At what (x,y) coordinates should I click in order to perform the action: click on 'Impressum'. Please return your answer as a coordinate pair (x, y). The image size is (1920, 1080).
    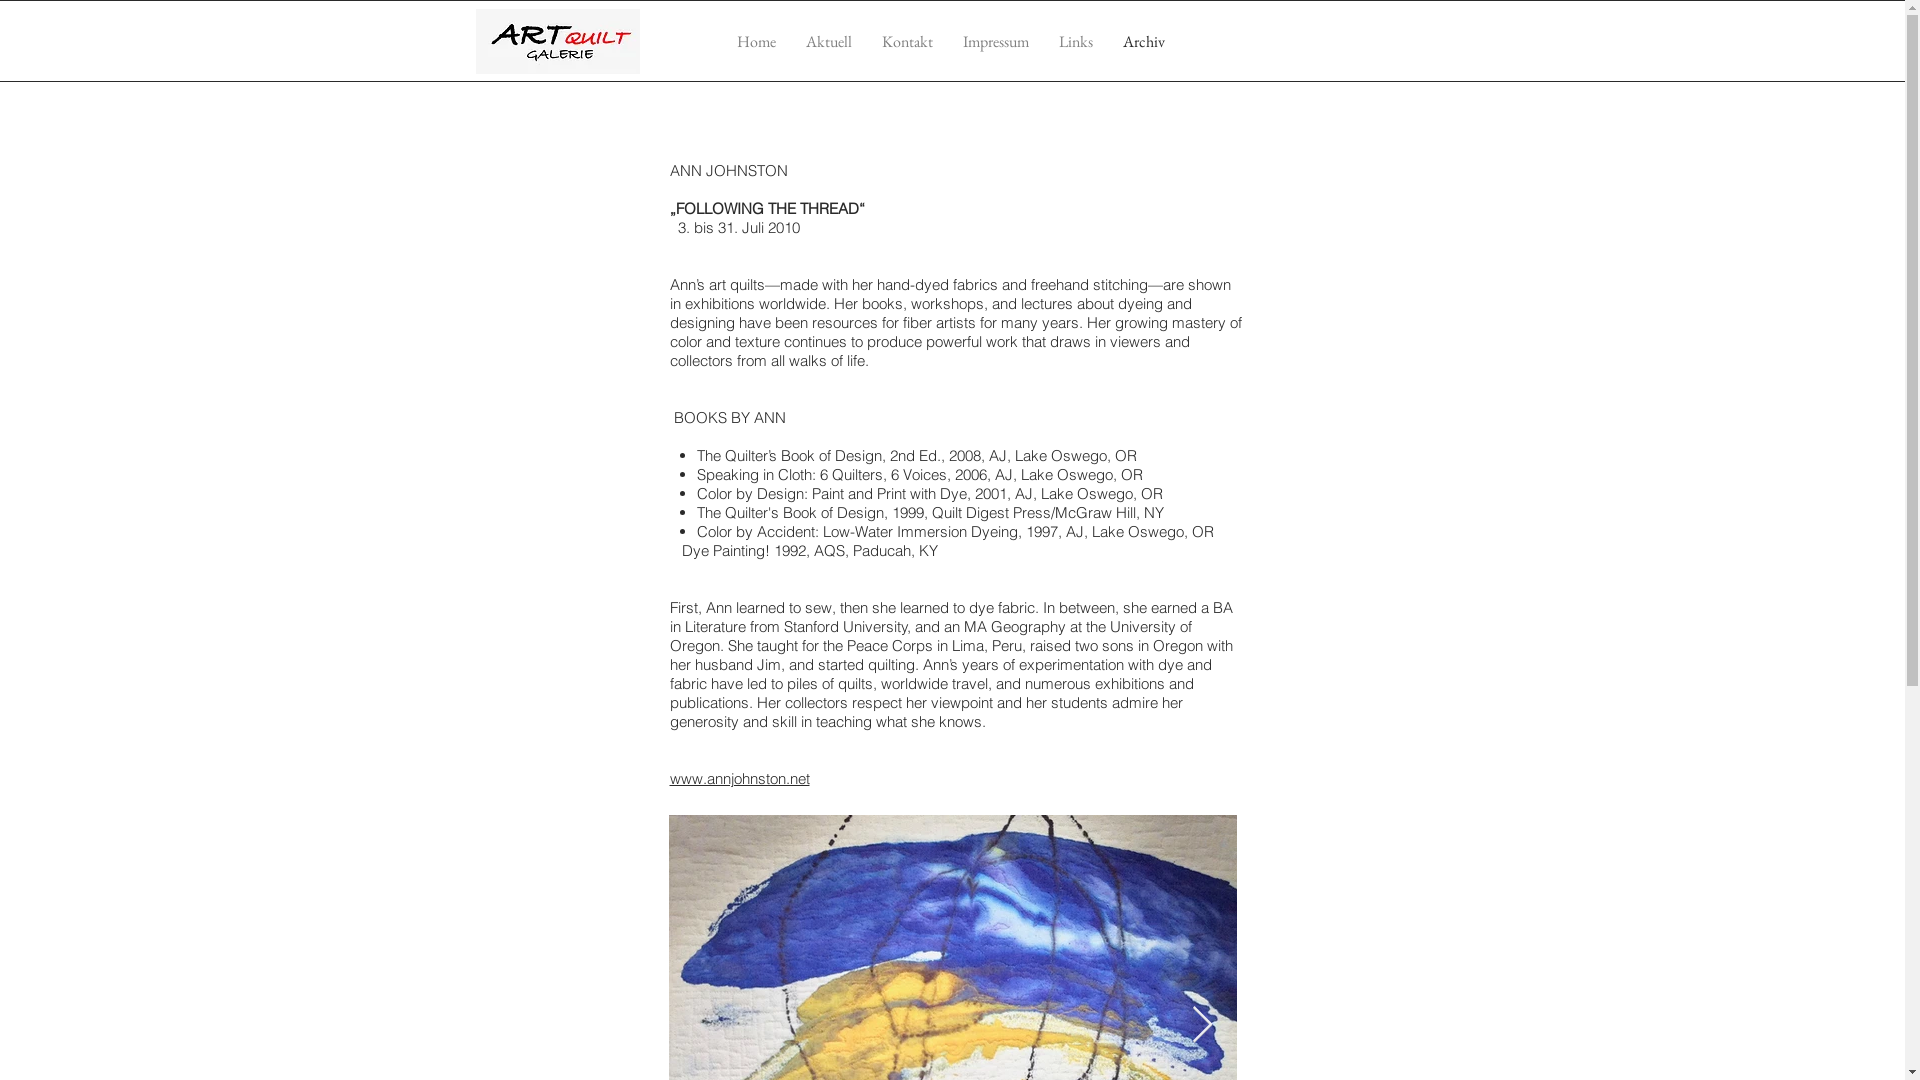
    Looking at the image, I should click on (996, 41).